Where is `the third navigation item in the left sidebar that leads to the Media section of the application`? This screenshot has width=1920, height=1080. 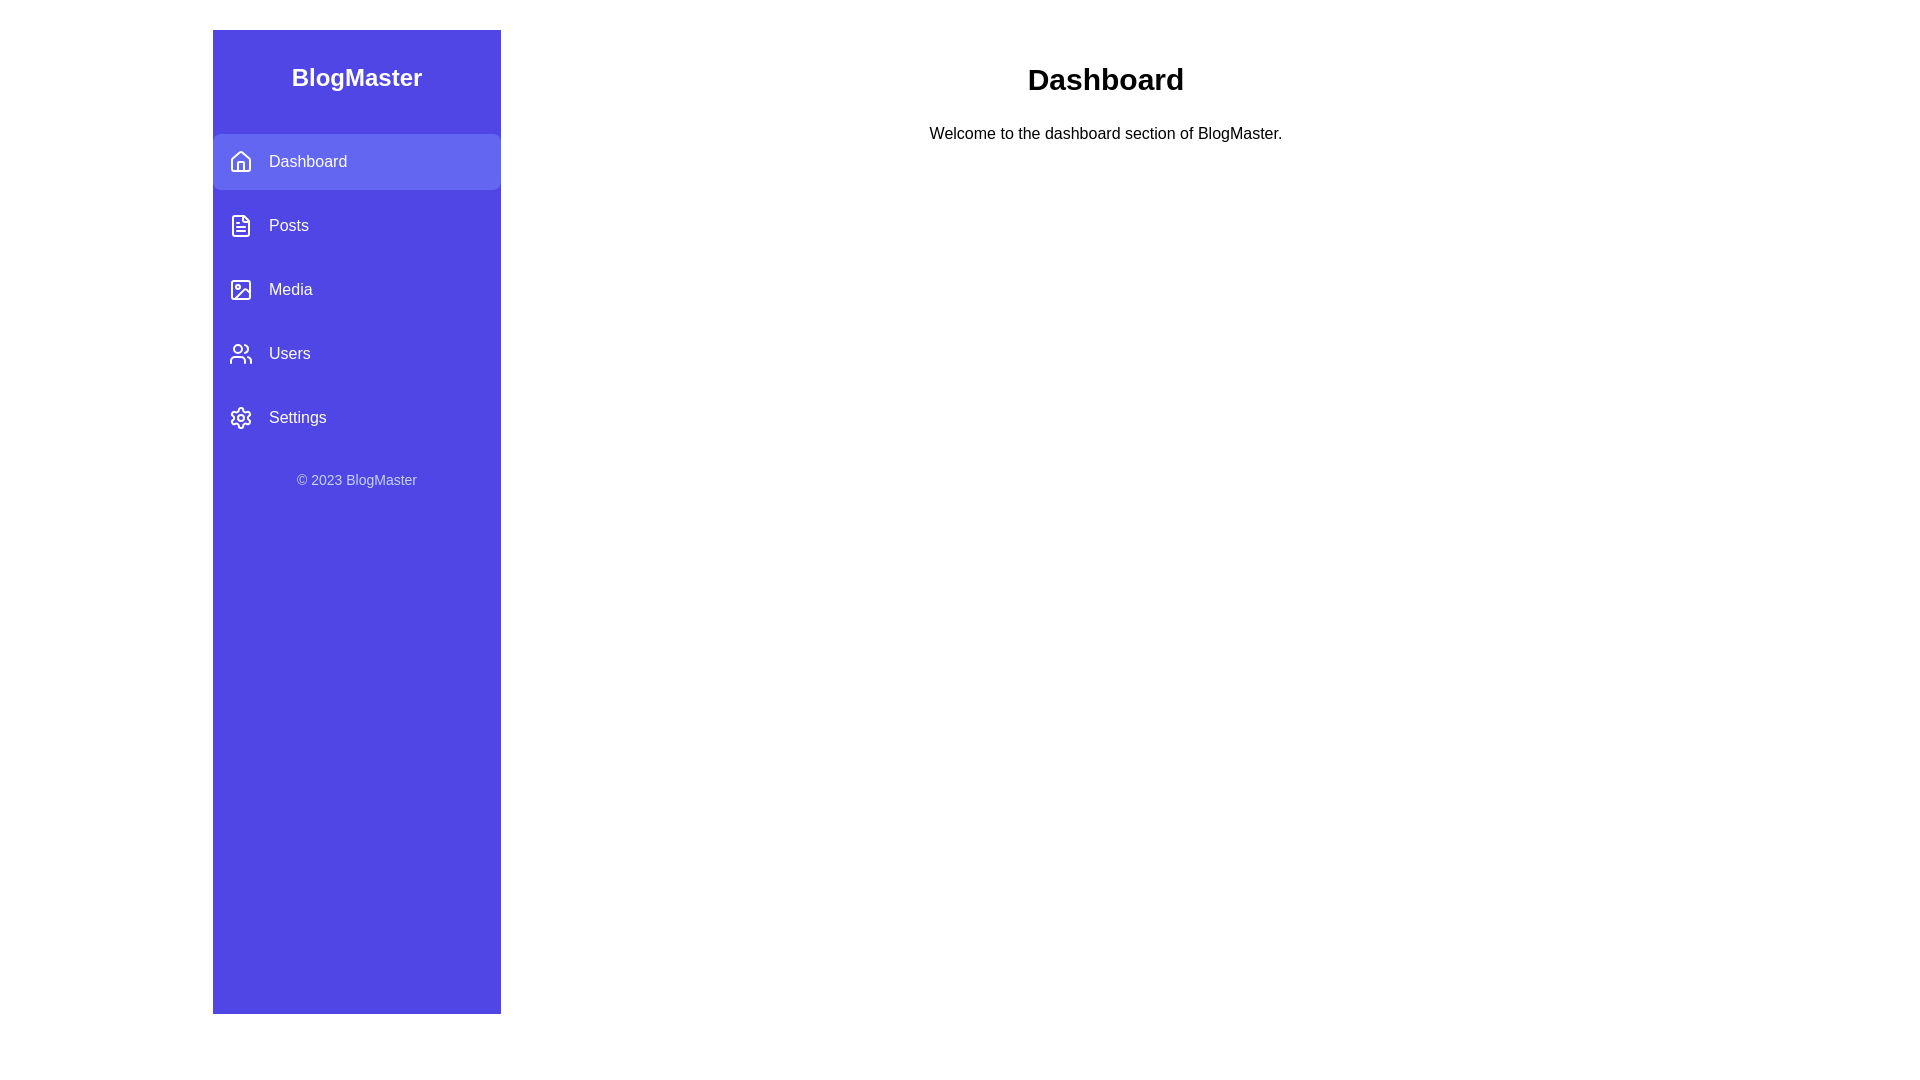 the third navigation item in the left sidebar that leads to the Media section of the application is located at coordinates (356, 289).